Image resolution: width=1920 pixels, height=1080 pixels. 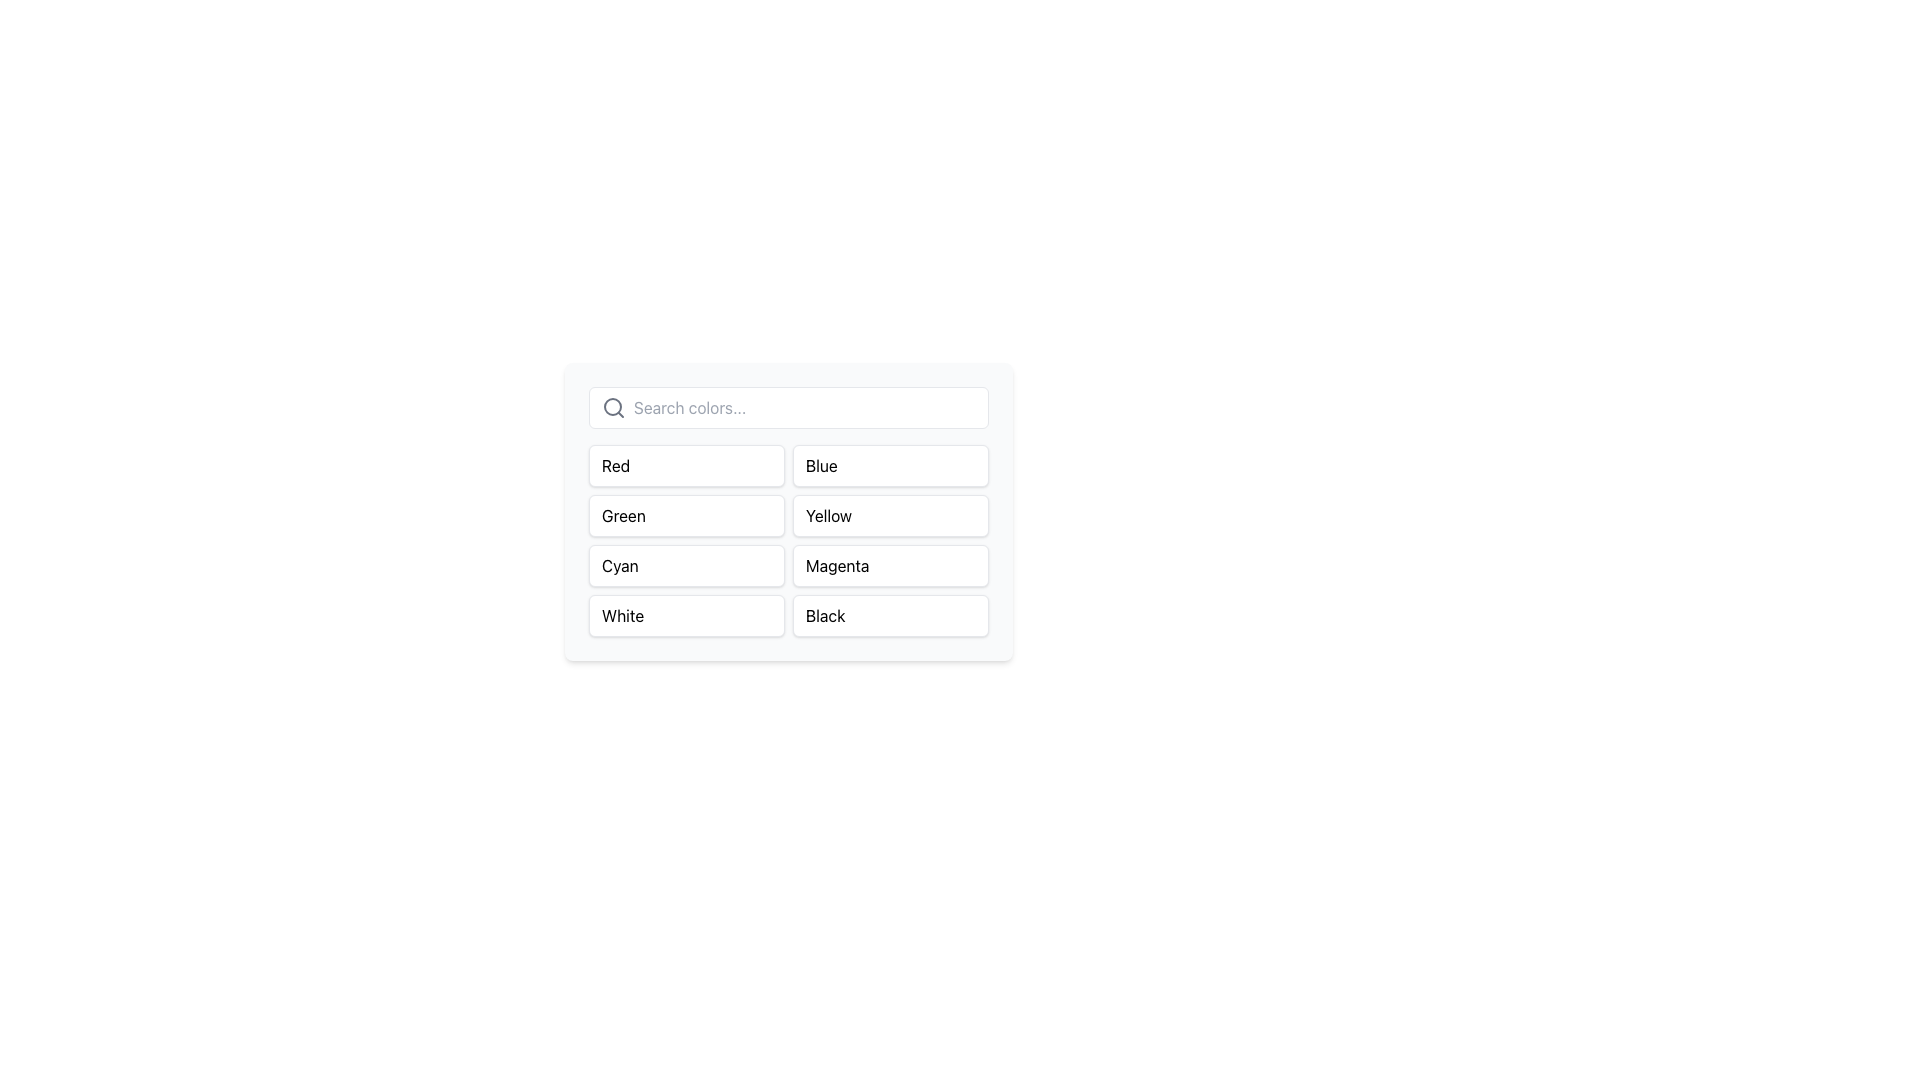 I want to click on the text label displaying 'Red' in black font, located in the first button on the left within a grid of color options, so click(x=686, y=466).